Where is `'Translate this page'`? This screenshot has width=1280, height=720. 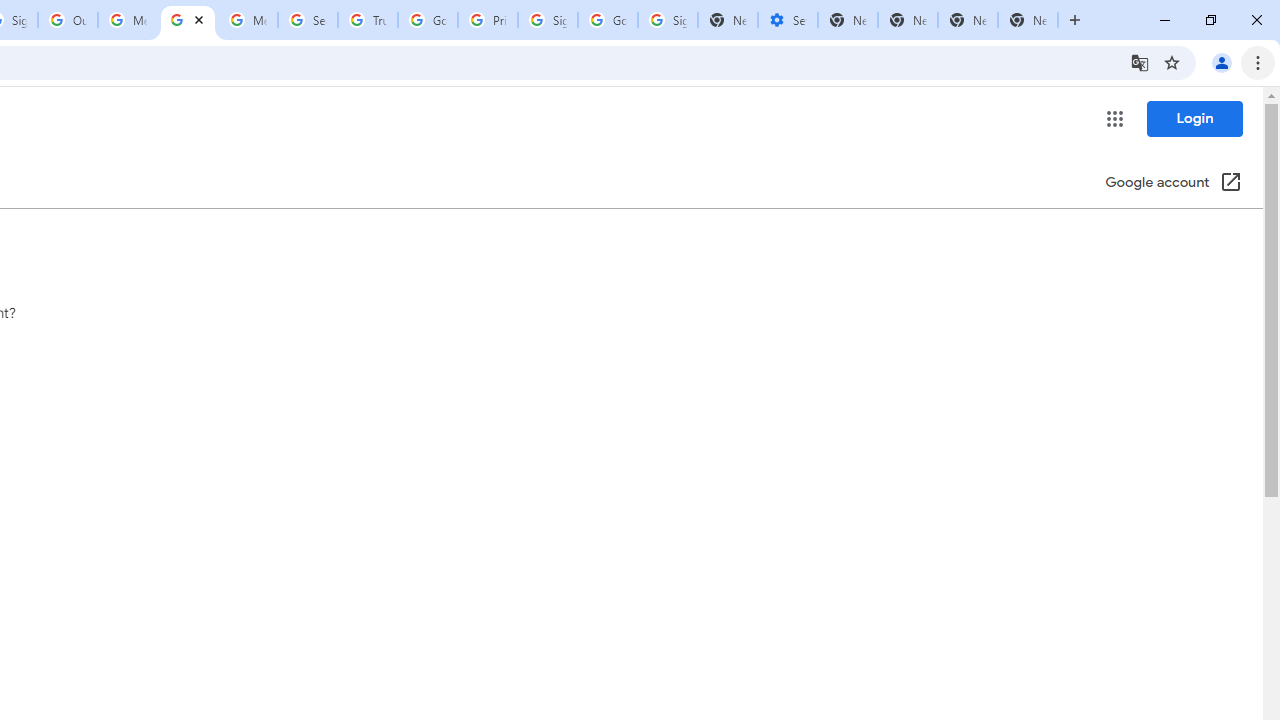 'Translate this page' is located at coordinates (1139, 61).